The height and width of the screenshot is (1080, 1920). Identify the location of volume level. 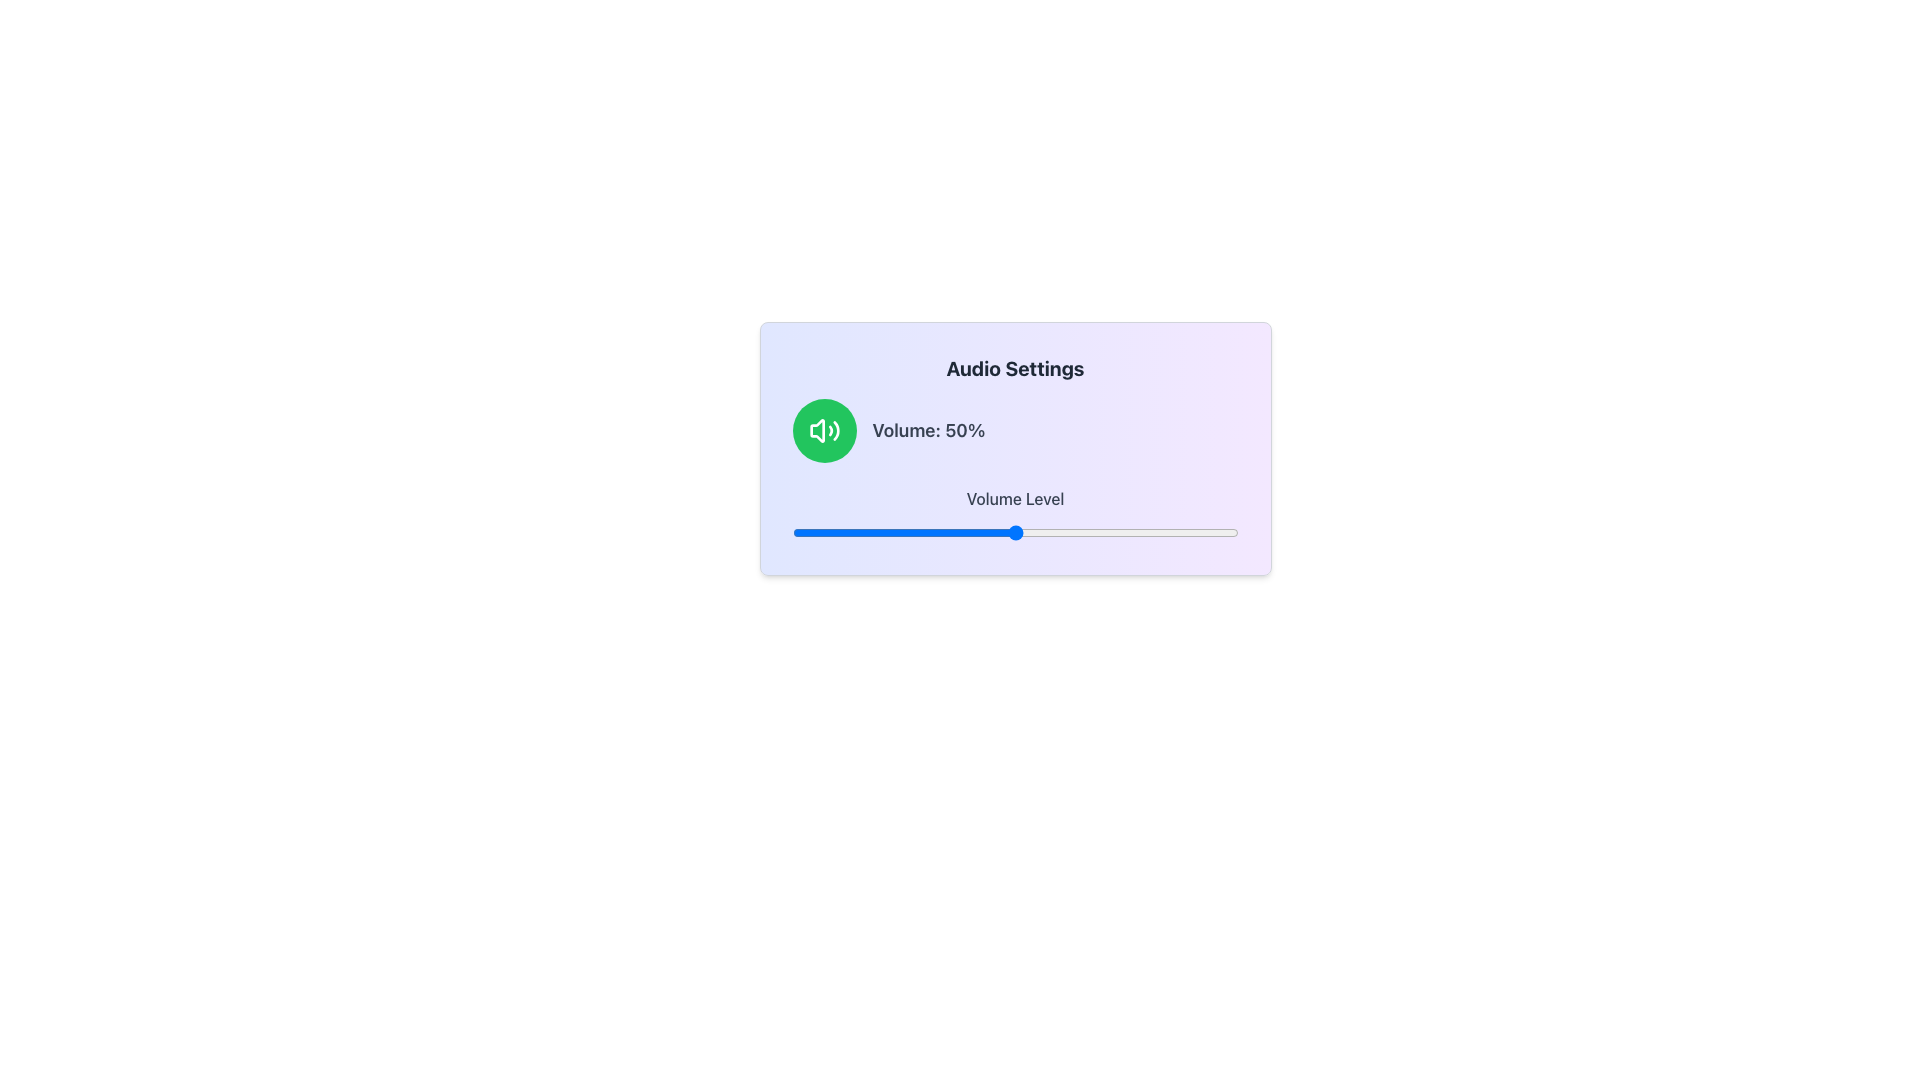
(947, 531).